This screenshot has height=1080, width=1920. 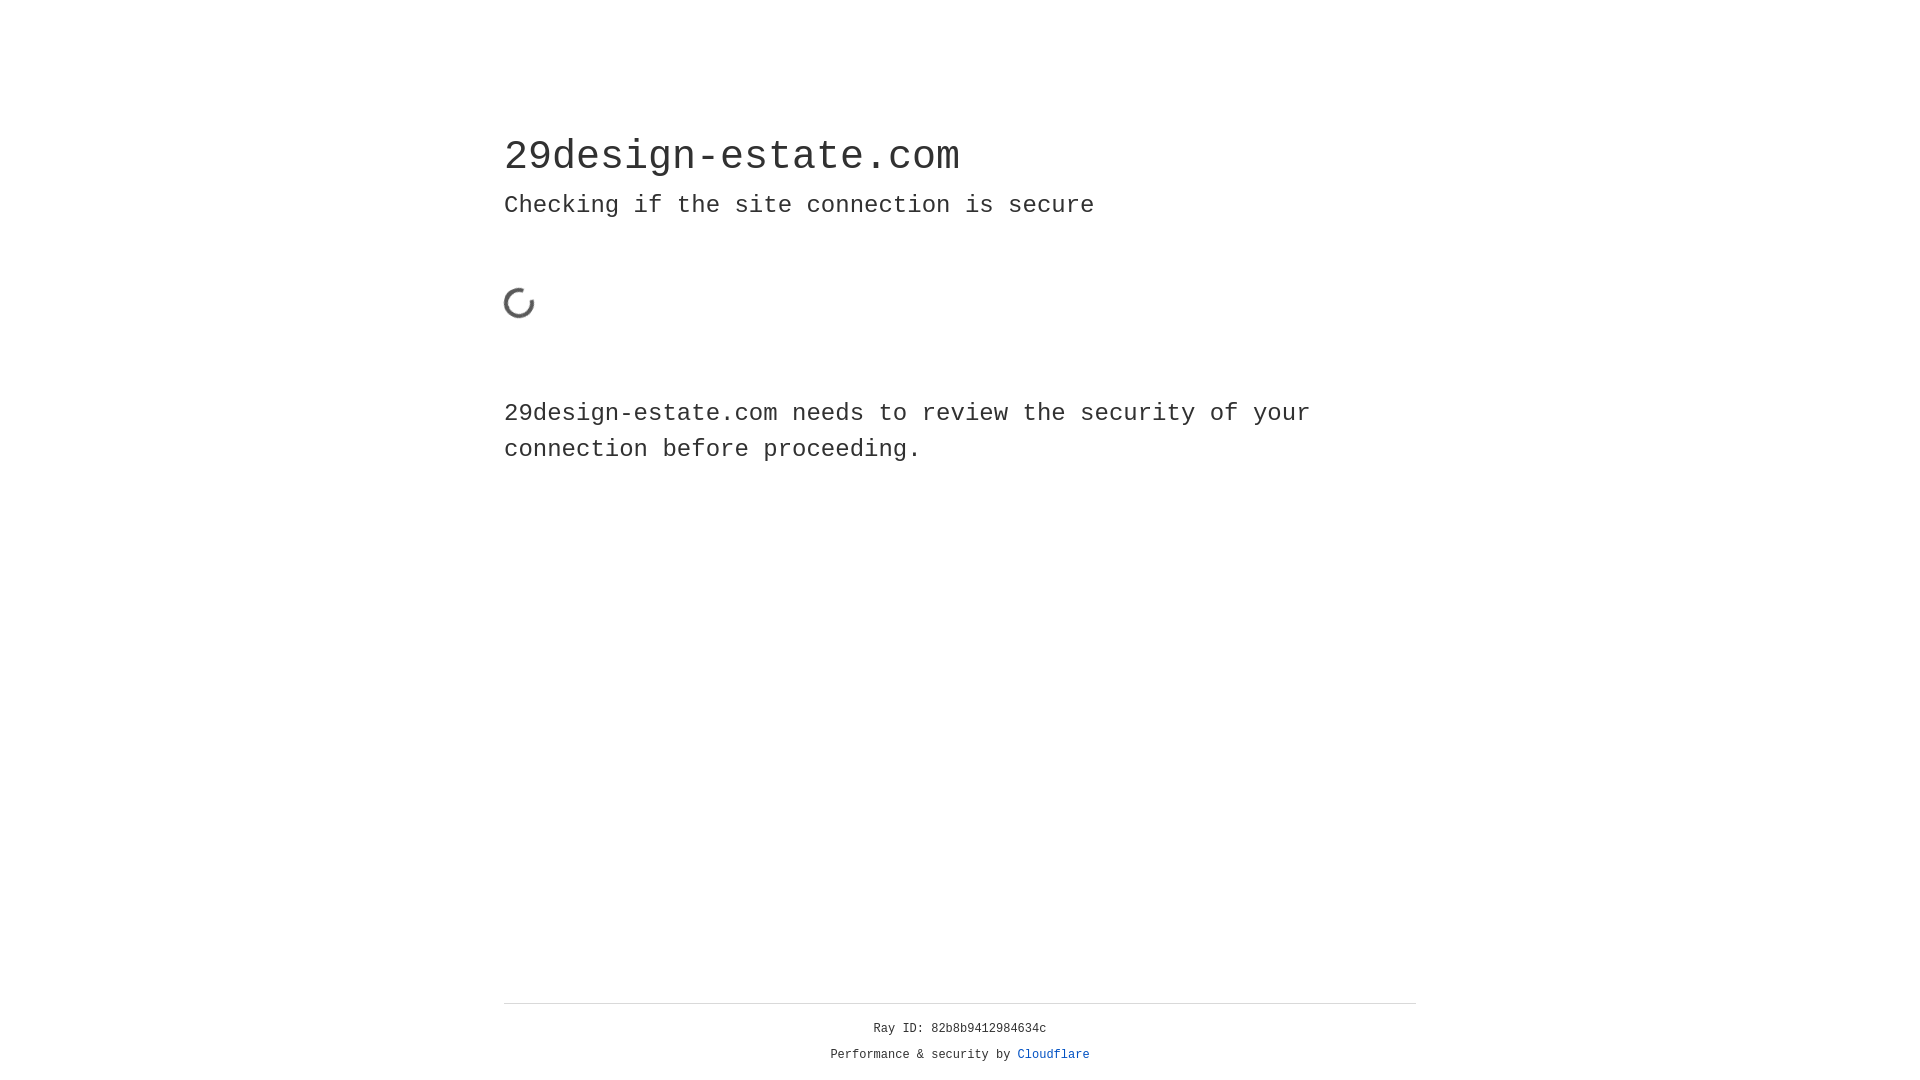 I want to click on 'Cloudflare', so click(x=1017, y=1054).